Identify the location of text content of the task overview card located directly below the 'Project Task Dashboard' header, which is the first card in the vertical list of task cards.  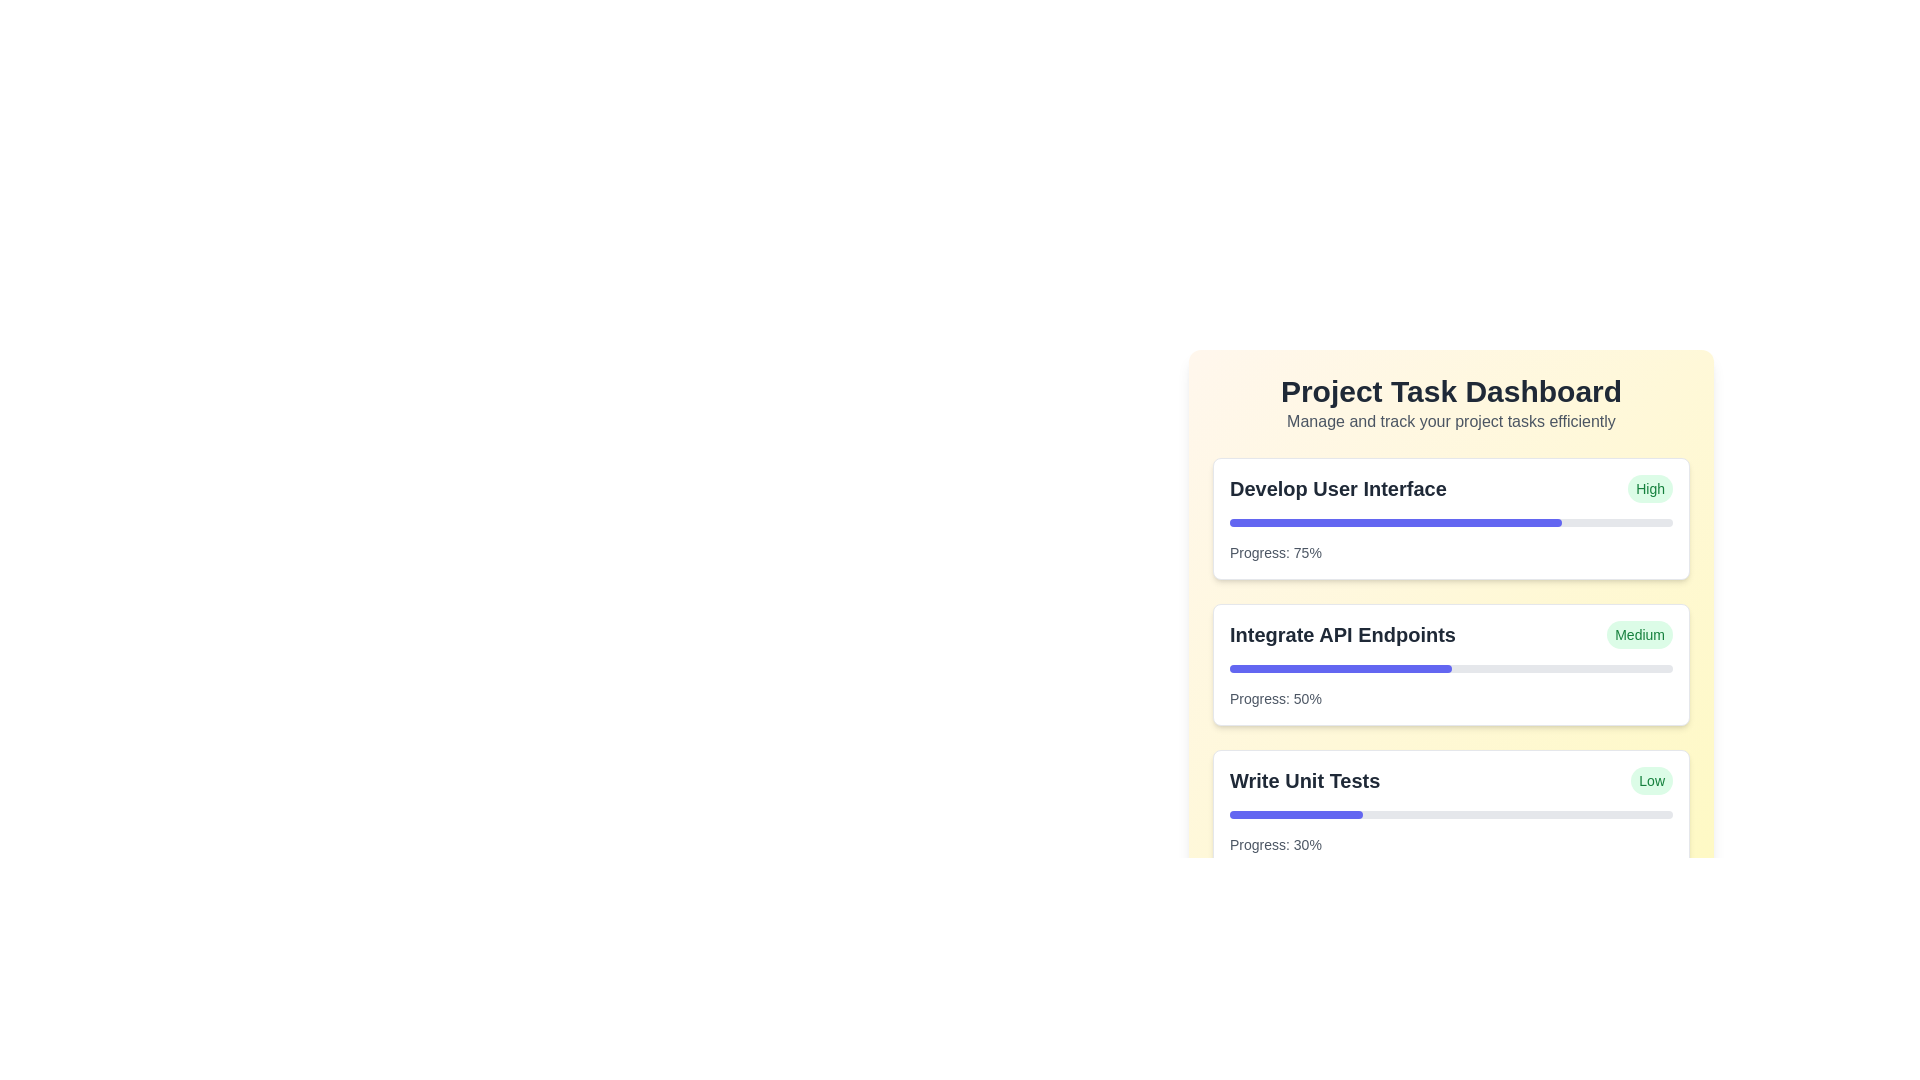
(1451, 518).